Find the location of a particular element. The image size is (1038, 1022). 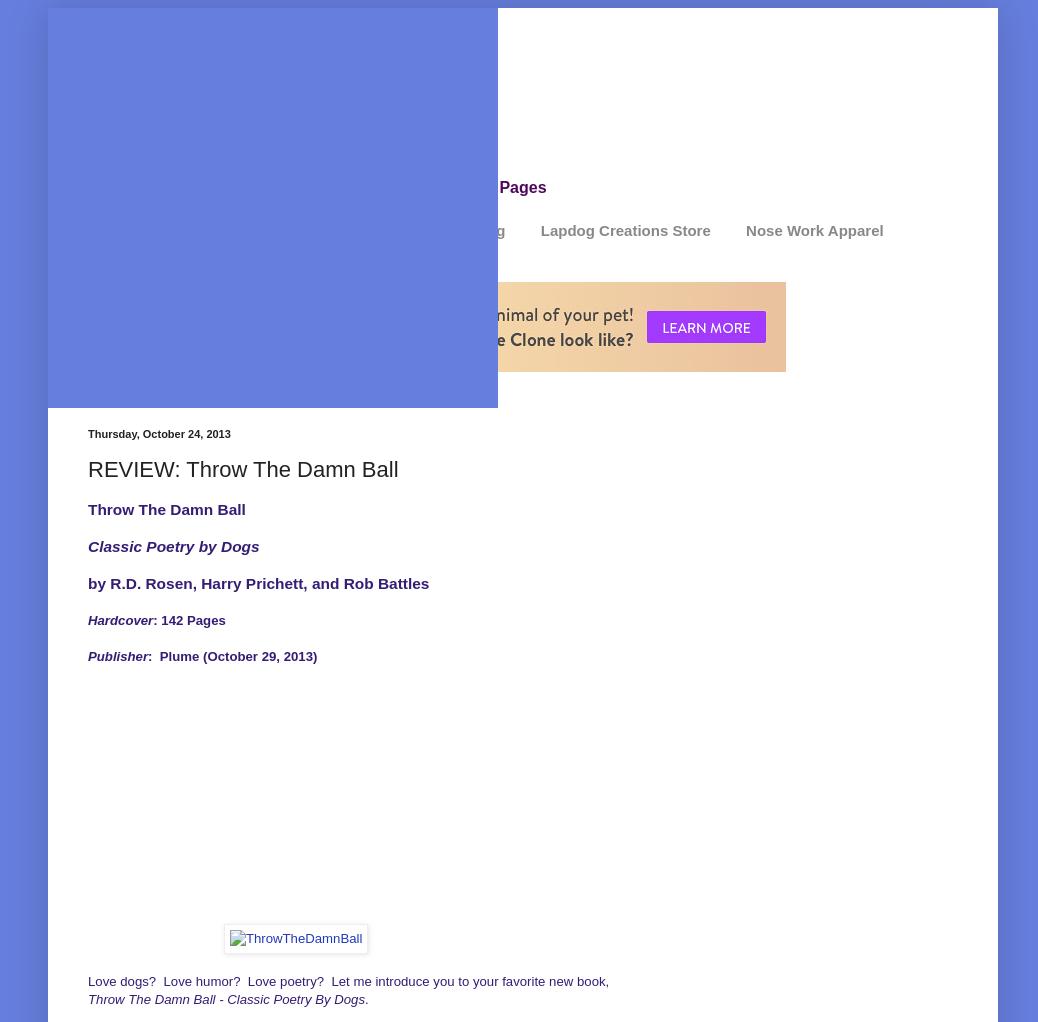

'Review Disclosure / Advertising' is located at coordinates (391, 229).